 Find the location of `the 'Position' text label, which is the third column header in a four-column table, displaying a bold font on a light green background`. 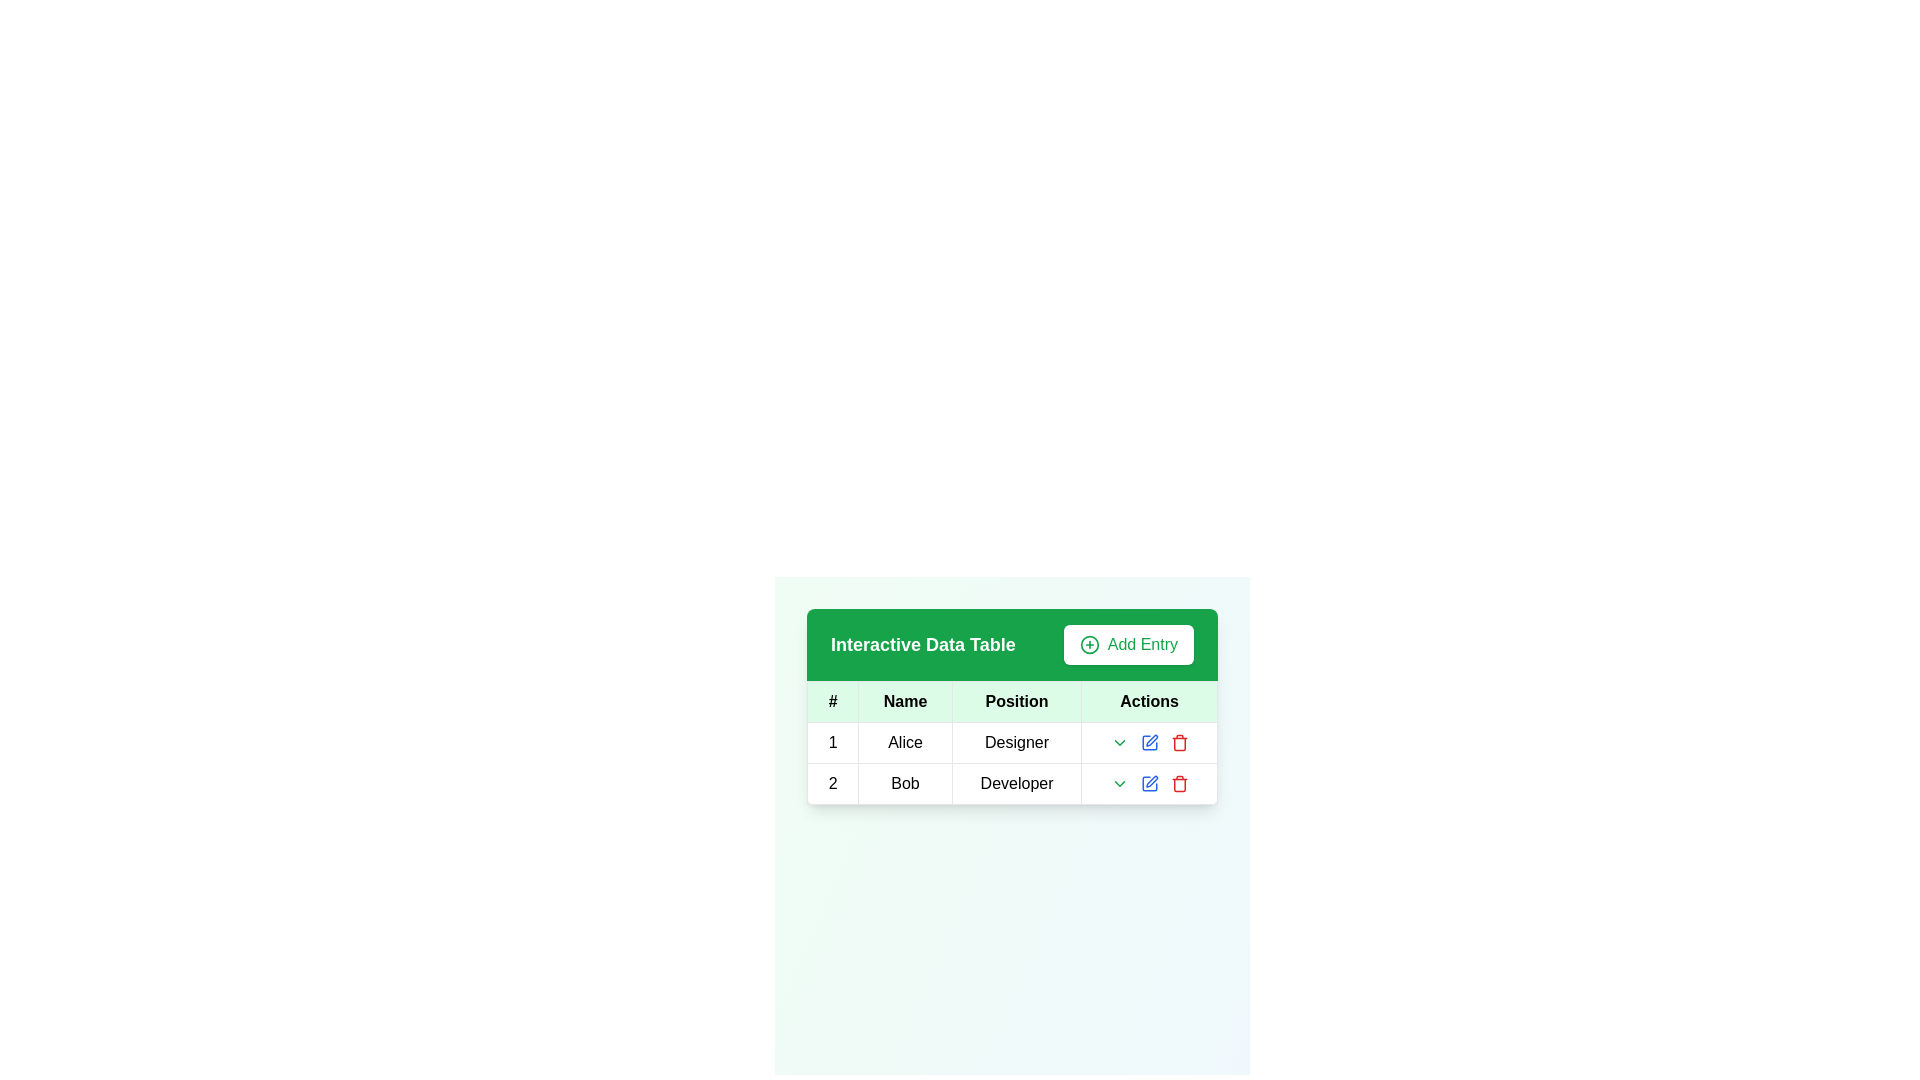

the 'Position' text label, which is the third column header in a four-column table, displaying a bold font on a light green background is located at coordinates (1017, 701).